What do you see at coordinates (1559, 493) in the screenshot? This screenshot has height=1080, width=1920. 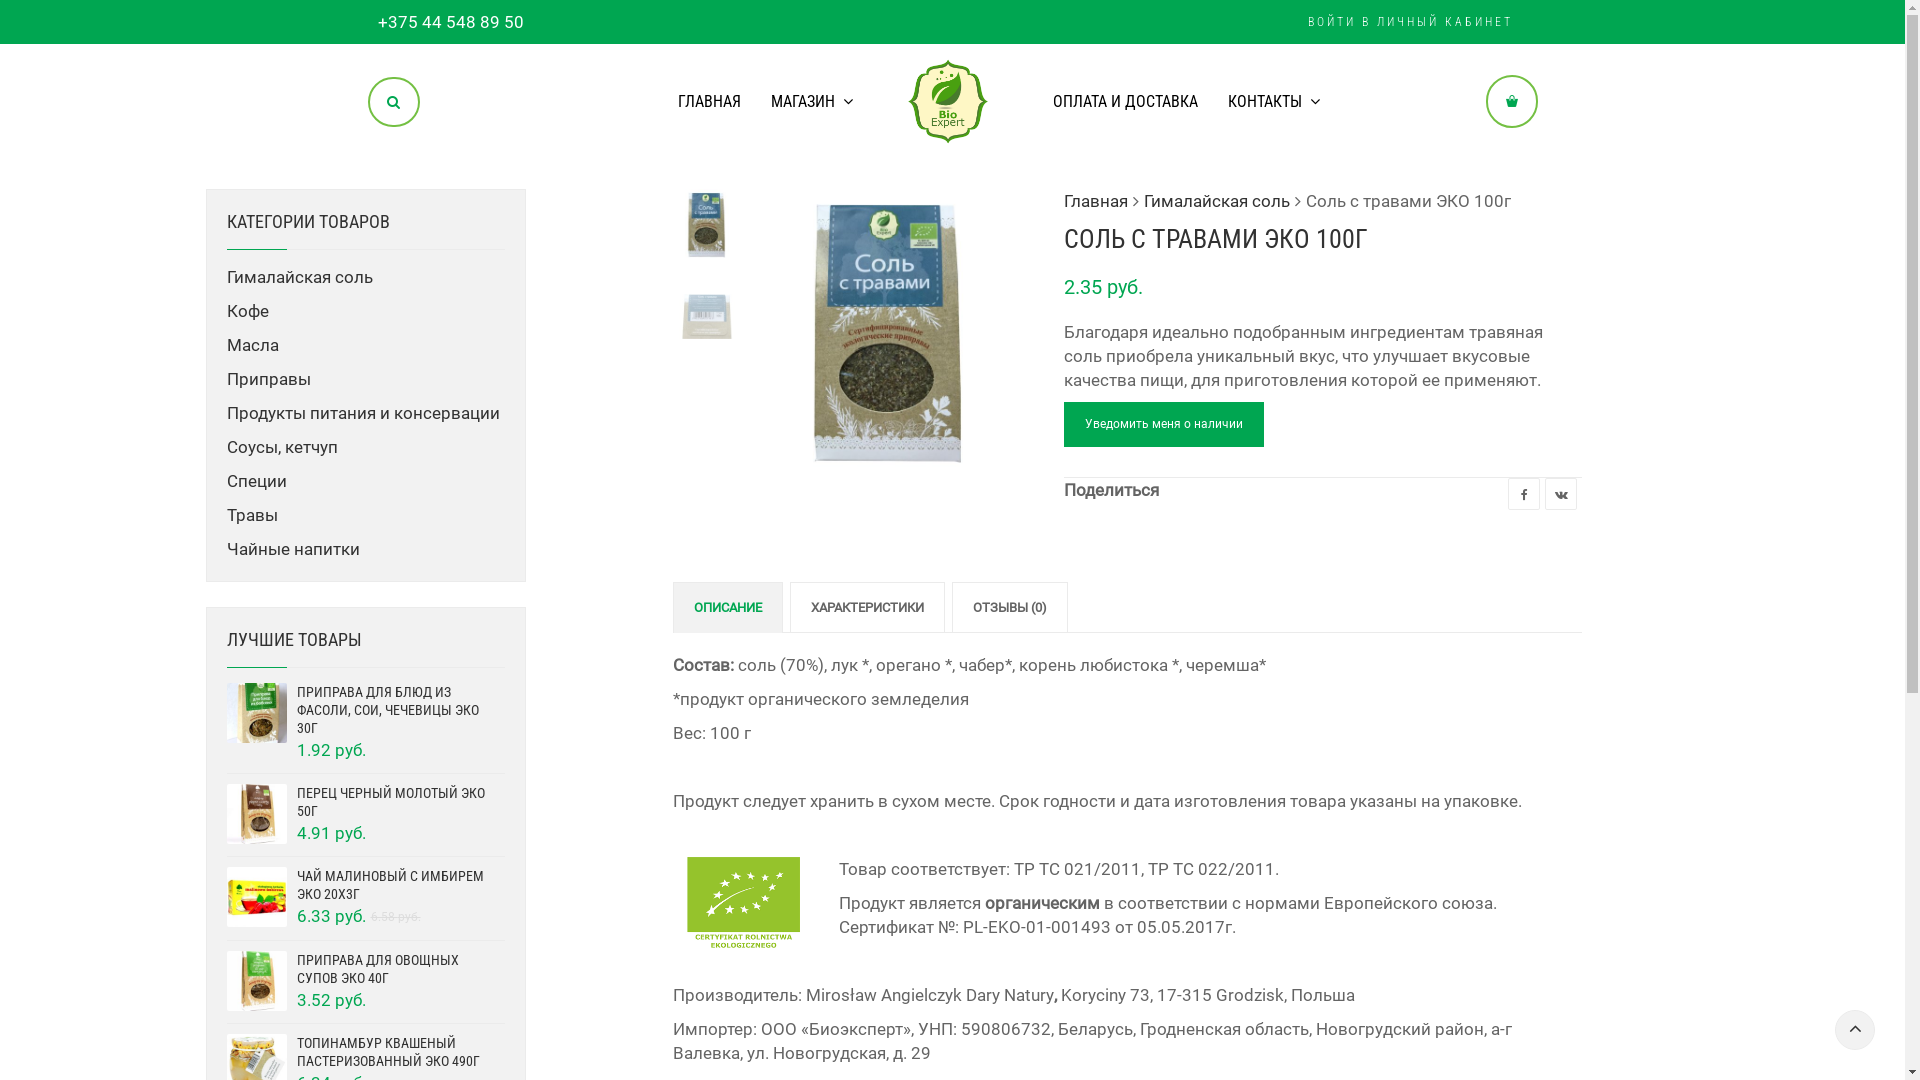 I see `'VK'` at bounding box center [1559, 493].